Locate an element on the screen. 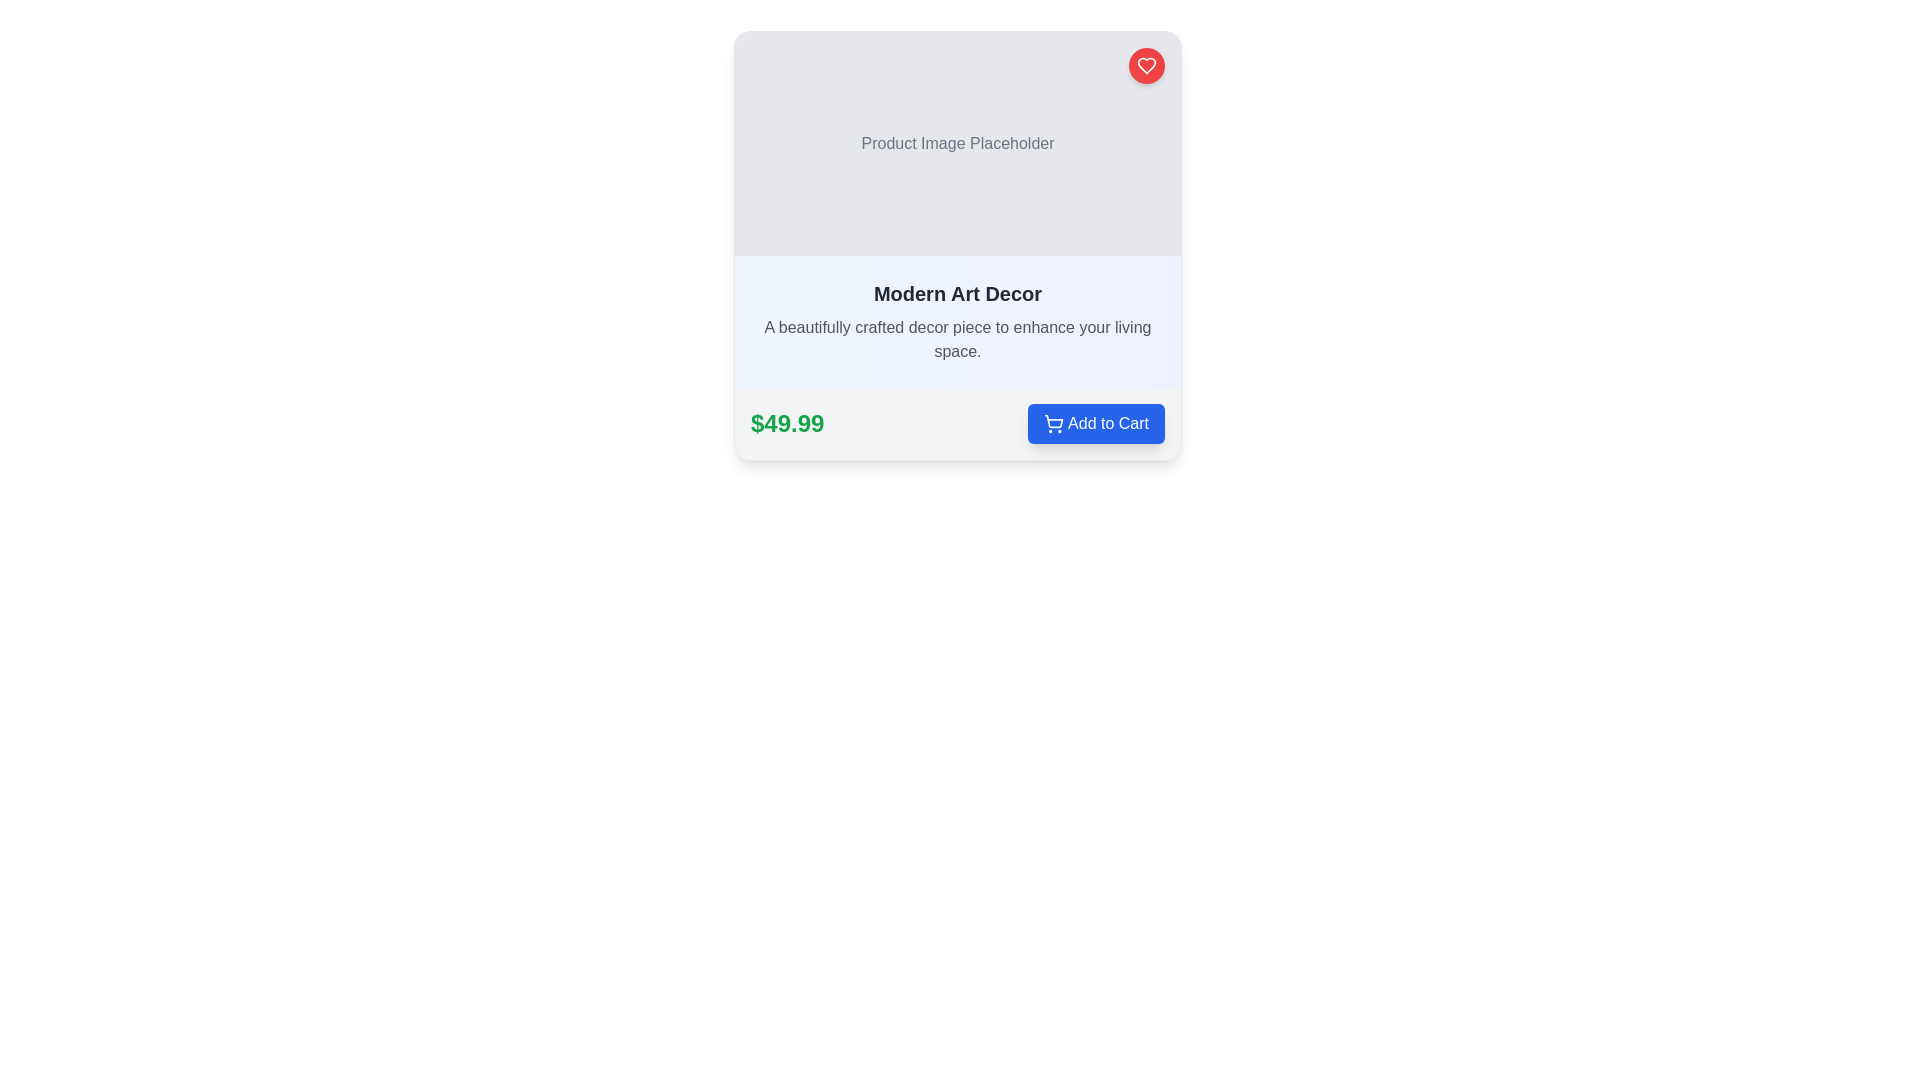 This screenshot has height=1080, width=1920. the price display text located on the left side of the blue 'Add to Cart' button at the bottom of the product information card is located at coordinates (786, 423).